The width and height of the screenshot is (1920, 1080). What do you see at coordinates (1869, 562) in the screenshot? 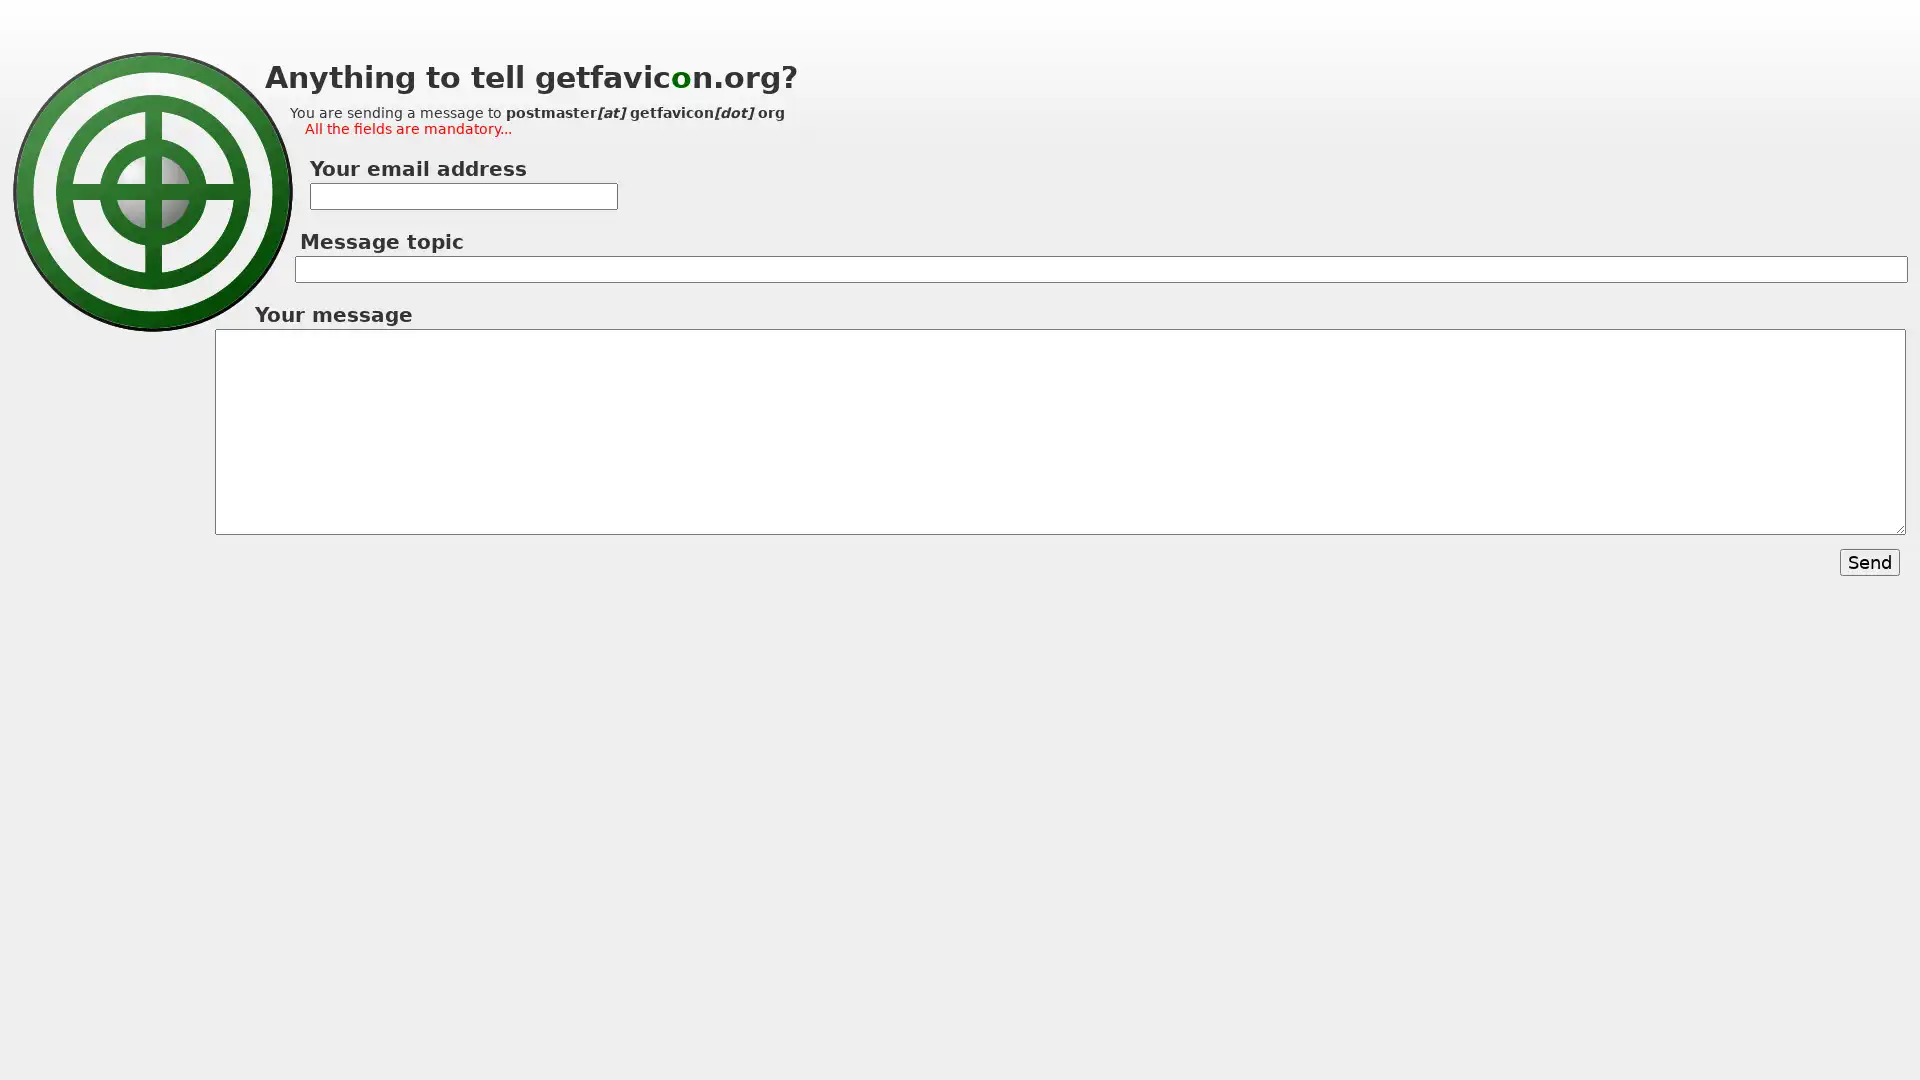
I see `Send` at bounding box center [1869, 562].